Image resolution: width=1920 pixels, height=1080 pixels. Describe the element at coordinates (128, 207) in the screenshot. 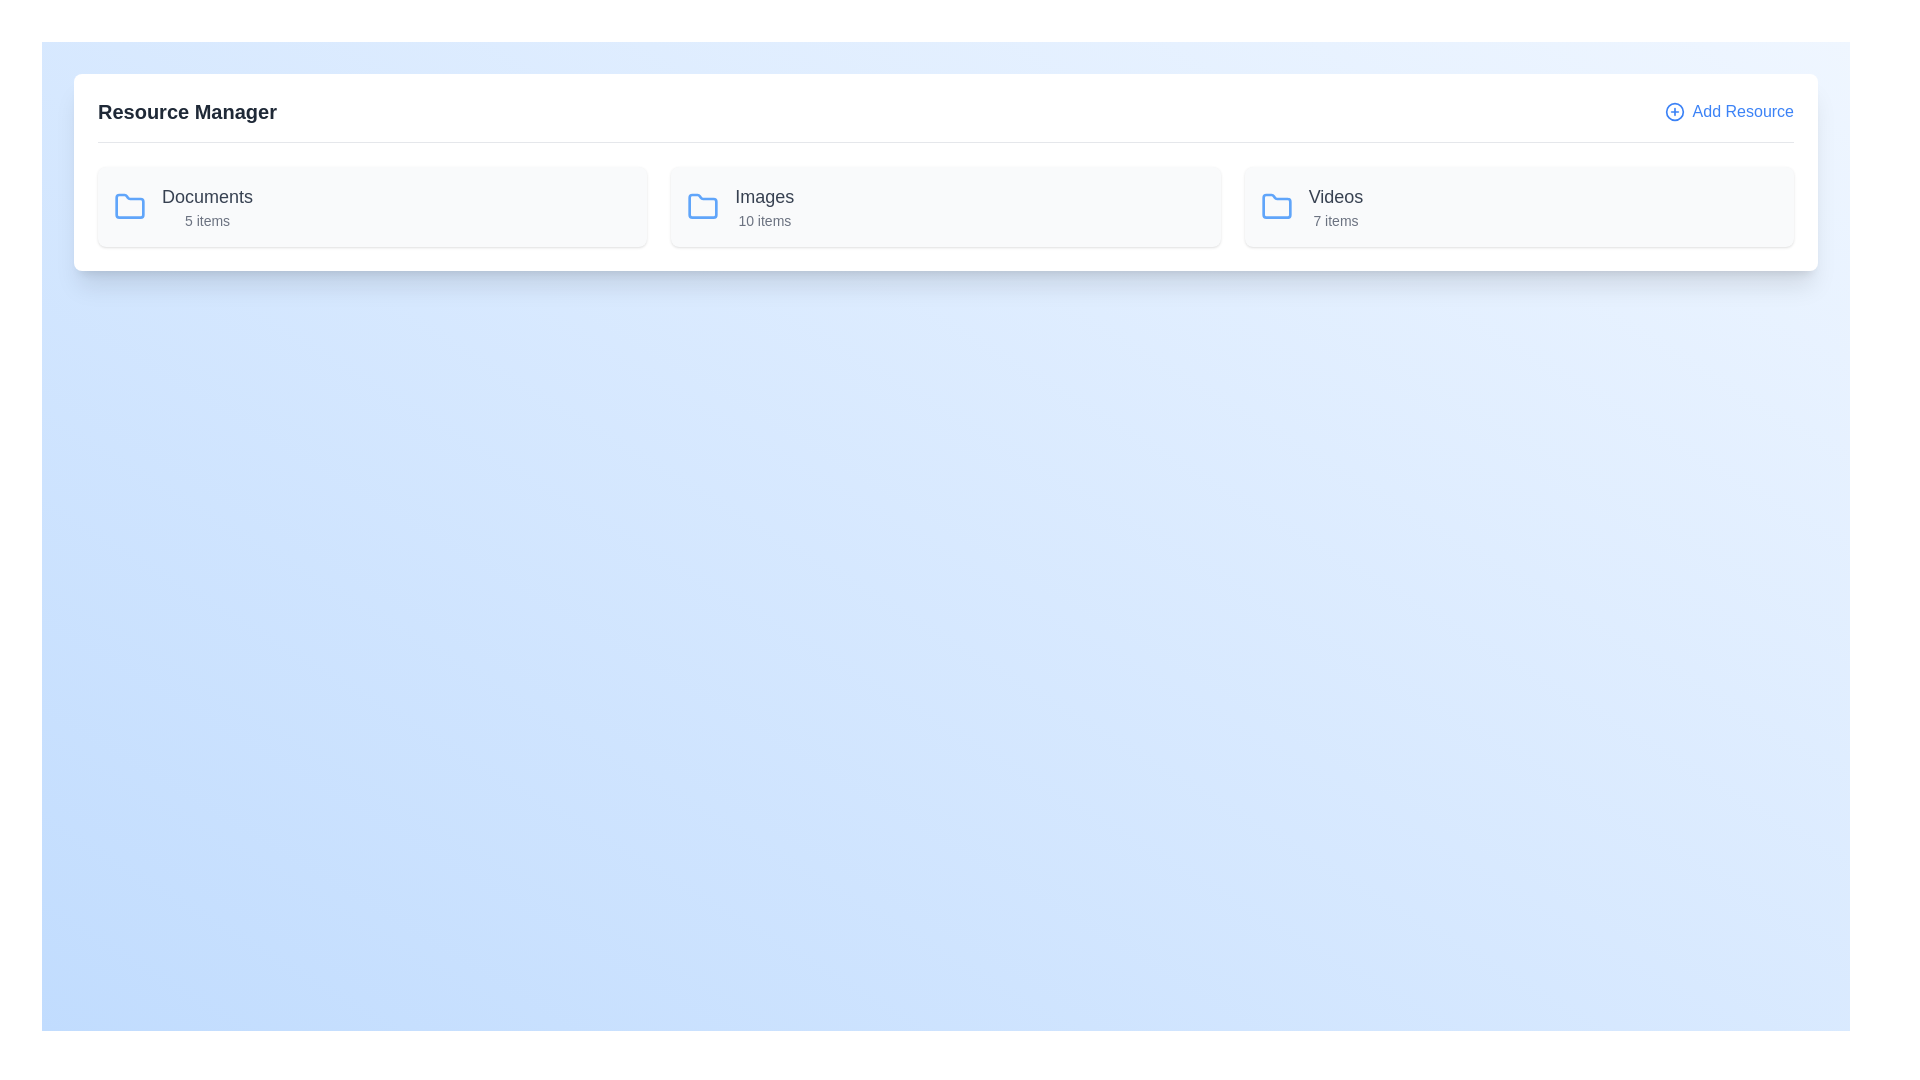

I see `the 'Documents' folder icon located in the upper area of the page inside the card labeled 'Documents', positioned on the left side of the card` at that location.